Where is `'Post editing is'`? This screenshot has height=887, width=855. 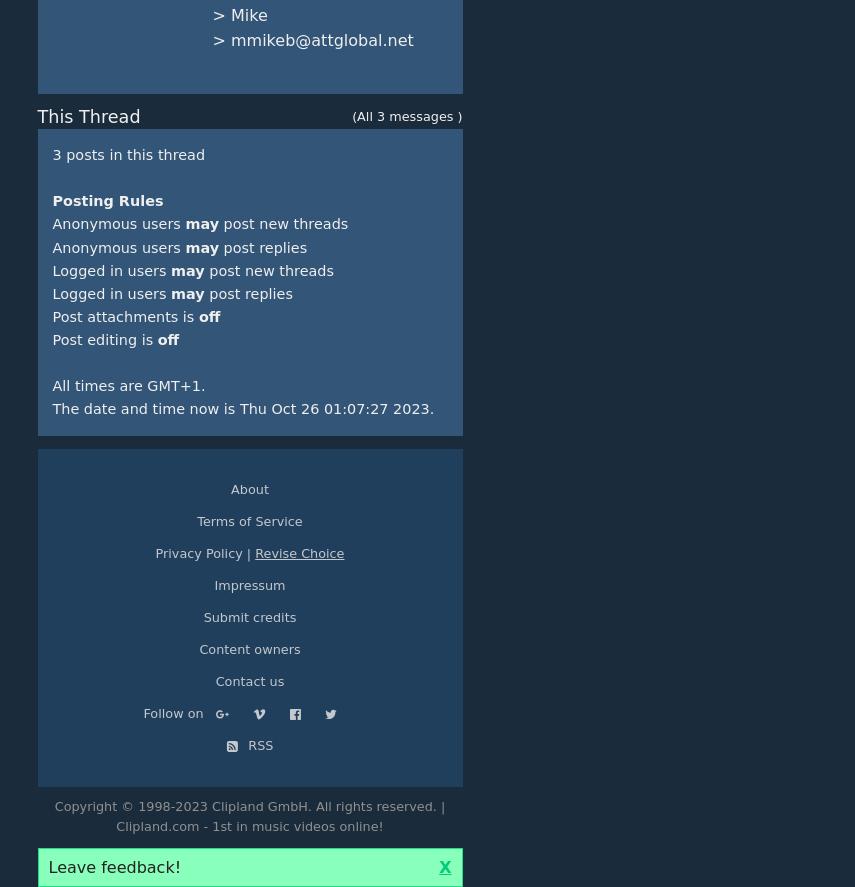 'Post editing is' is located at coordinates (103, 339).